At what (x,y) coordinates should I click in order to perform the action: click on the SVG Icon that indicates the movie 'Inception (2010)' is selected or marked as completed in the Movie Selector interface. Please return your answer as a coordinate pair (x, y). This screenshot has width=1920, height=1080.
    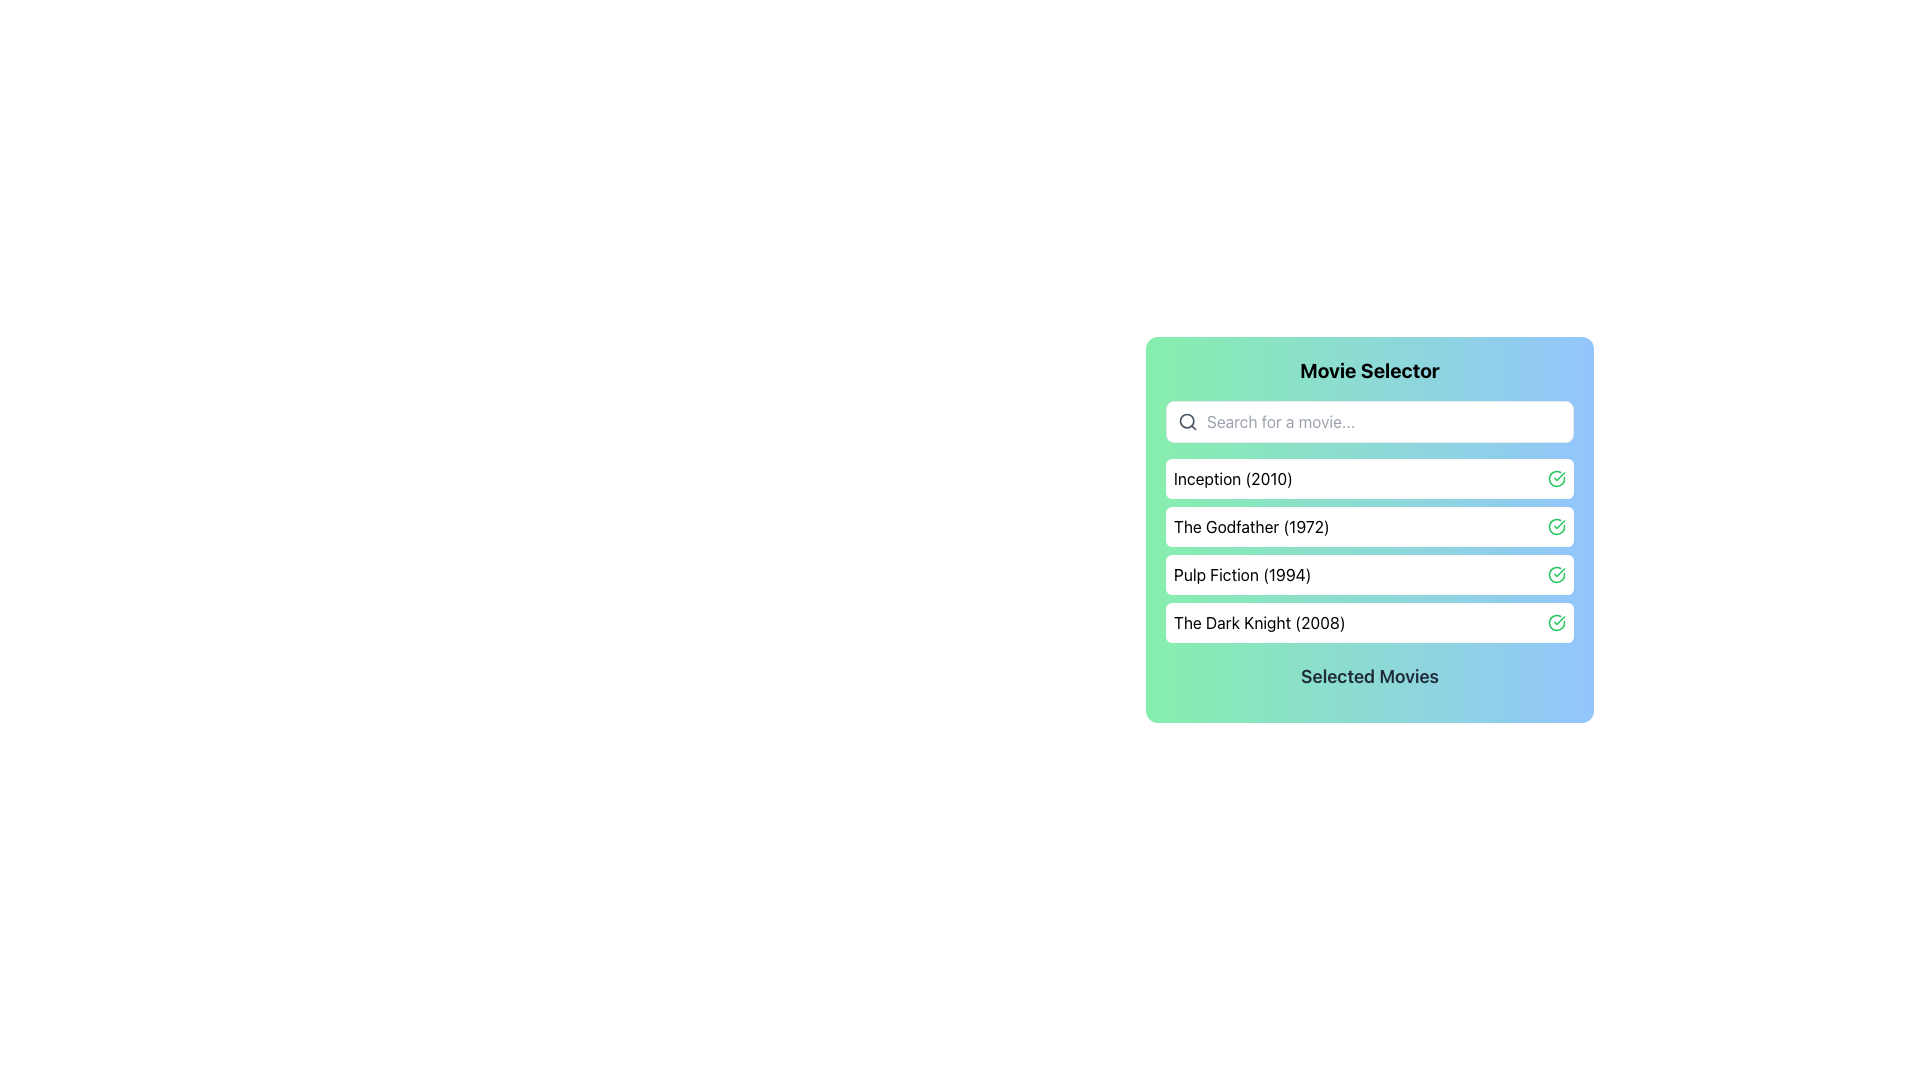
    Looking at the image, I should click on (1555, 478).